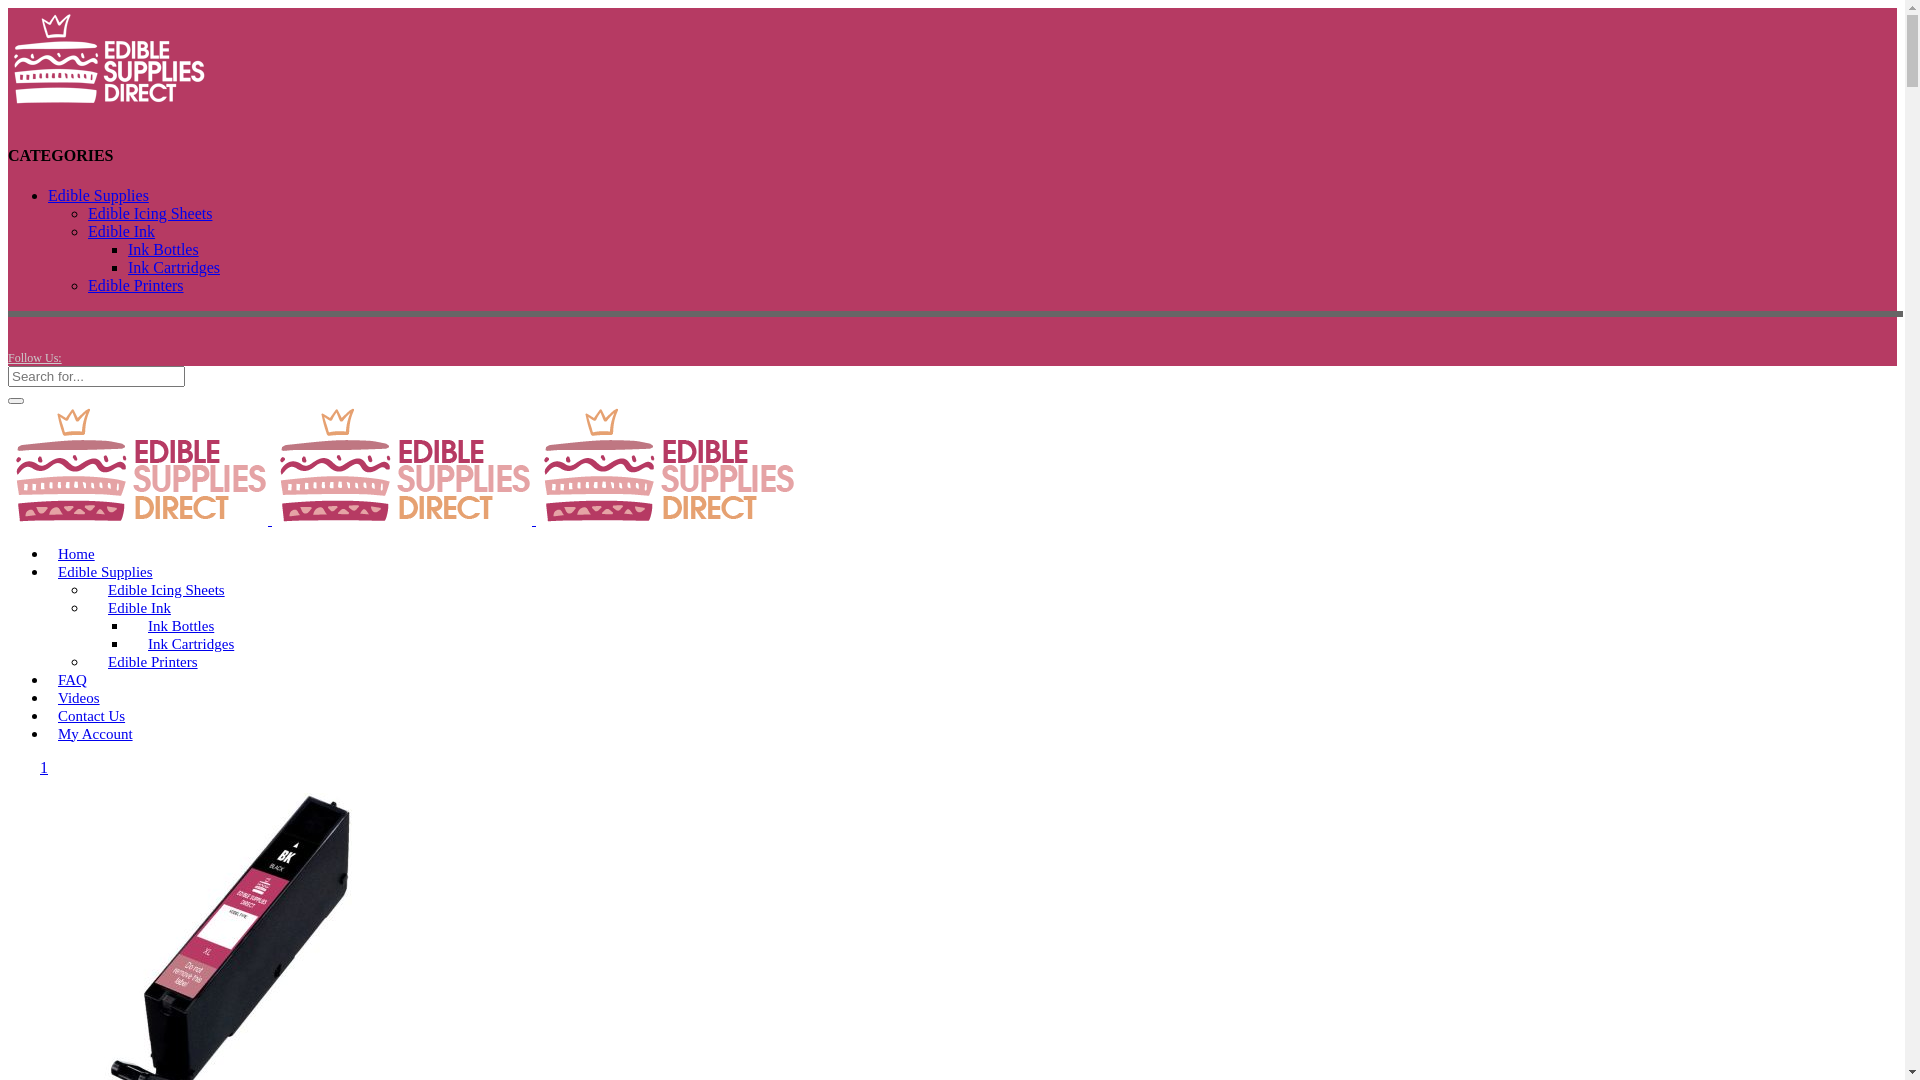 The width and height of the screenshot is (1920, 1080). I want to click on '1', so click(43, 766).